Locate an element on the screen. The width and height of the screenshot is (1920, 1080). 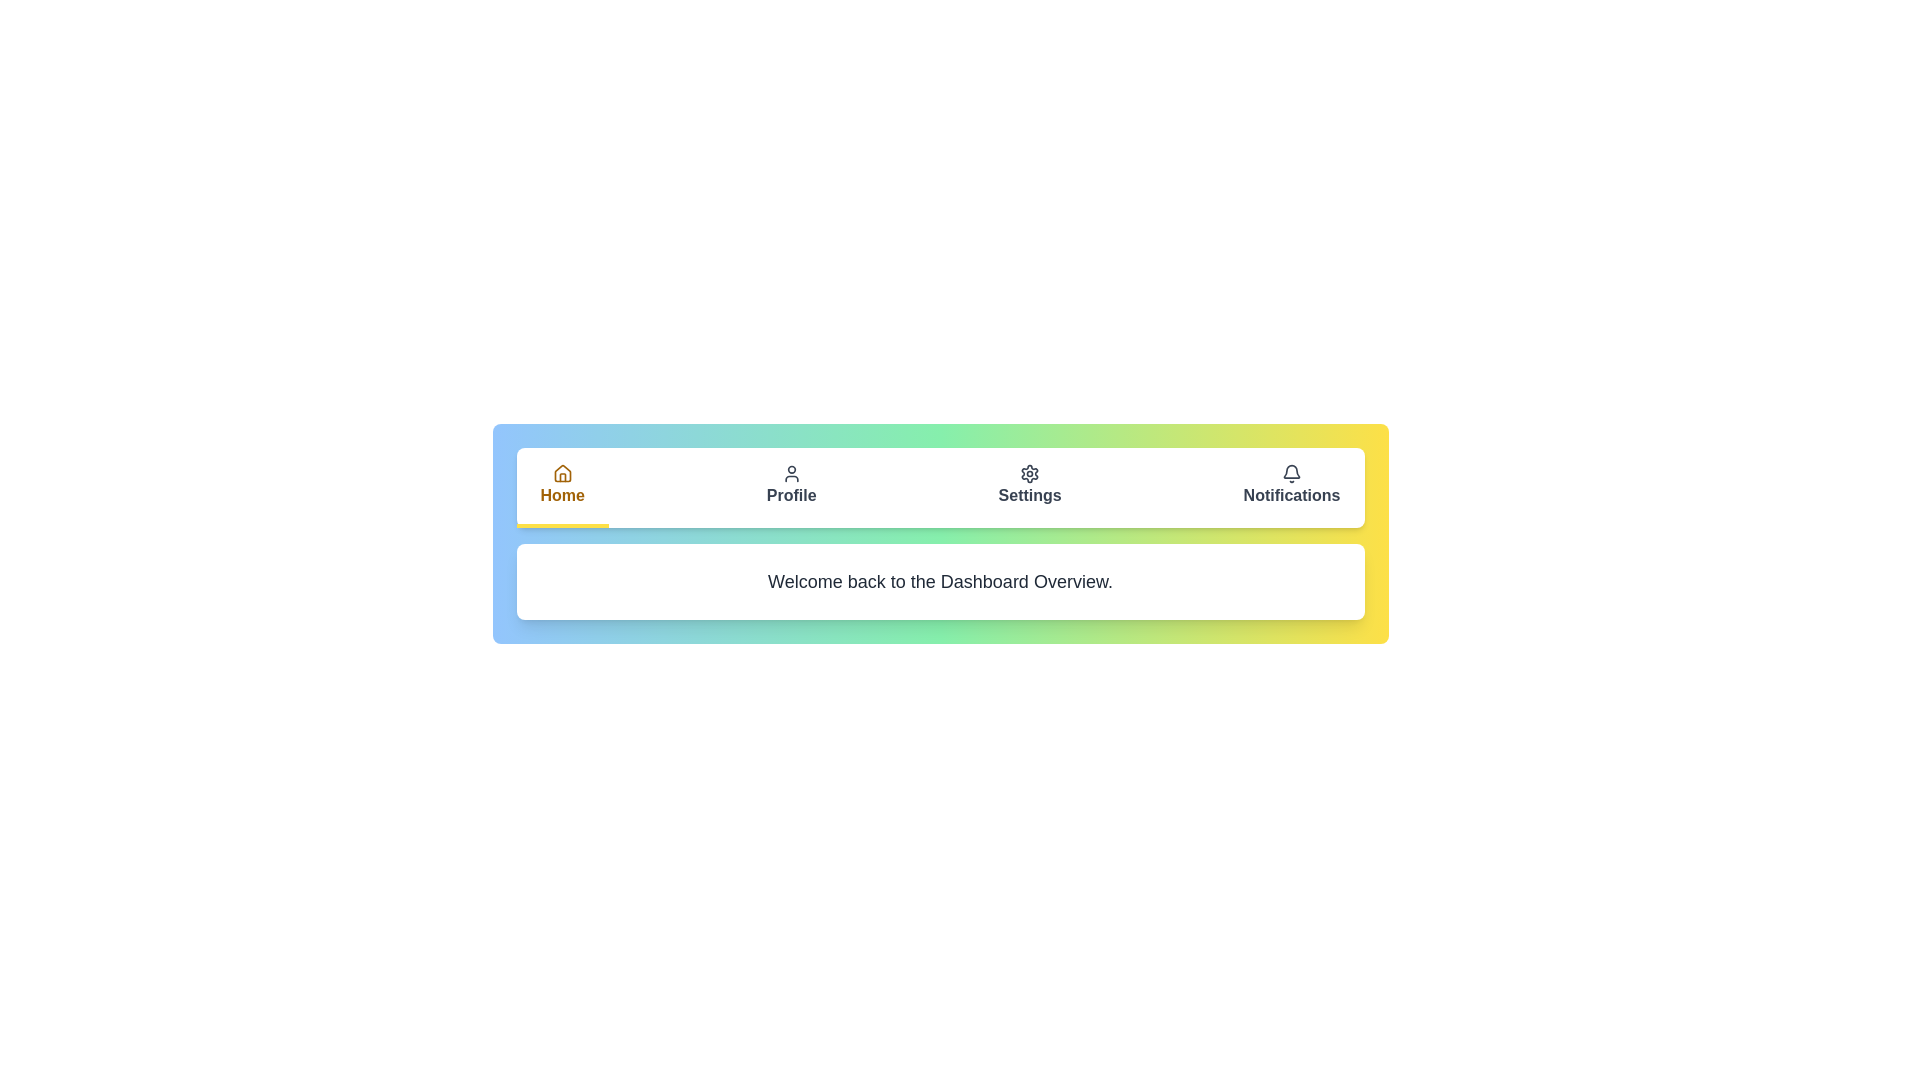
the navigational button labeled 'Home' with a stylized home icon to indicate interactivity by changing its color is located at coordinates (561, 488).